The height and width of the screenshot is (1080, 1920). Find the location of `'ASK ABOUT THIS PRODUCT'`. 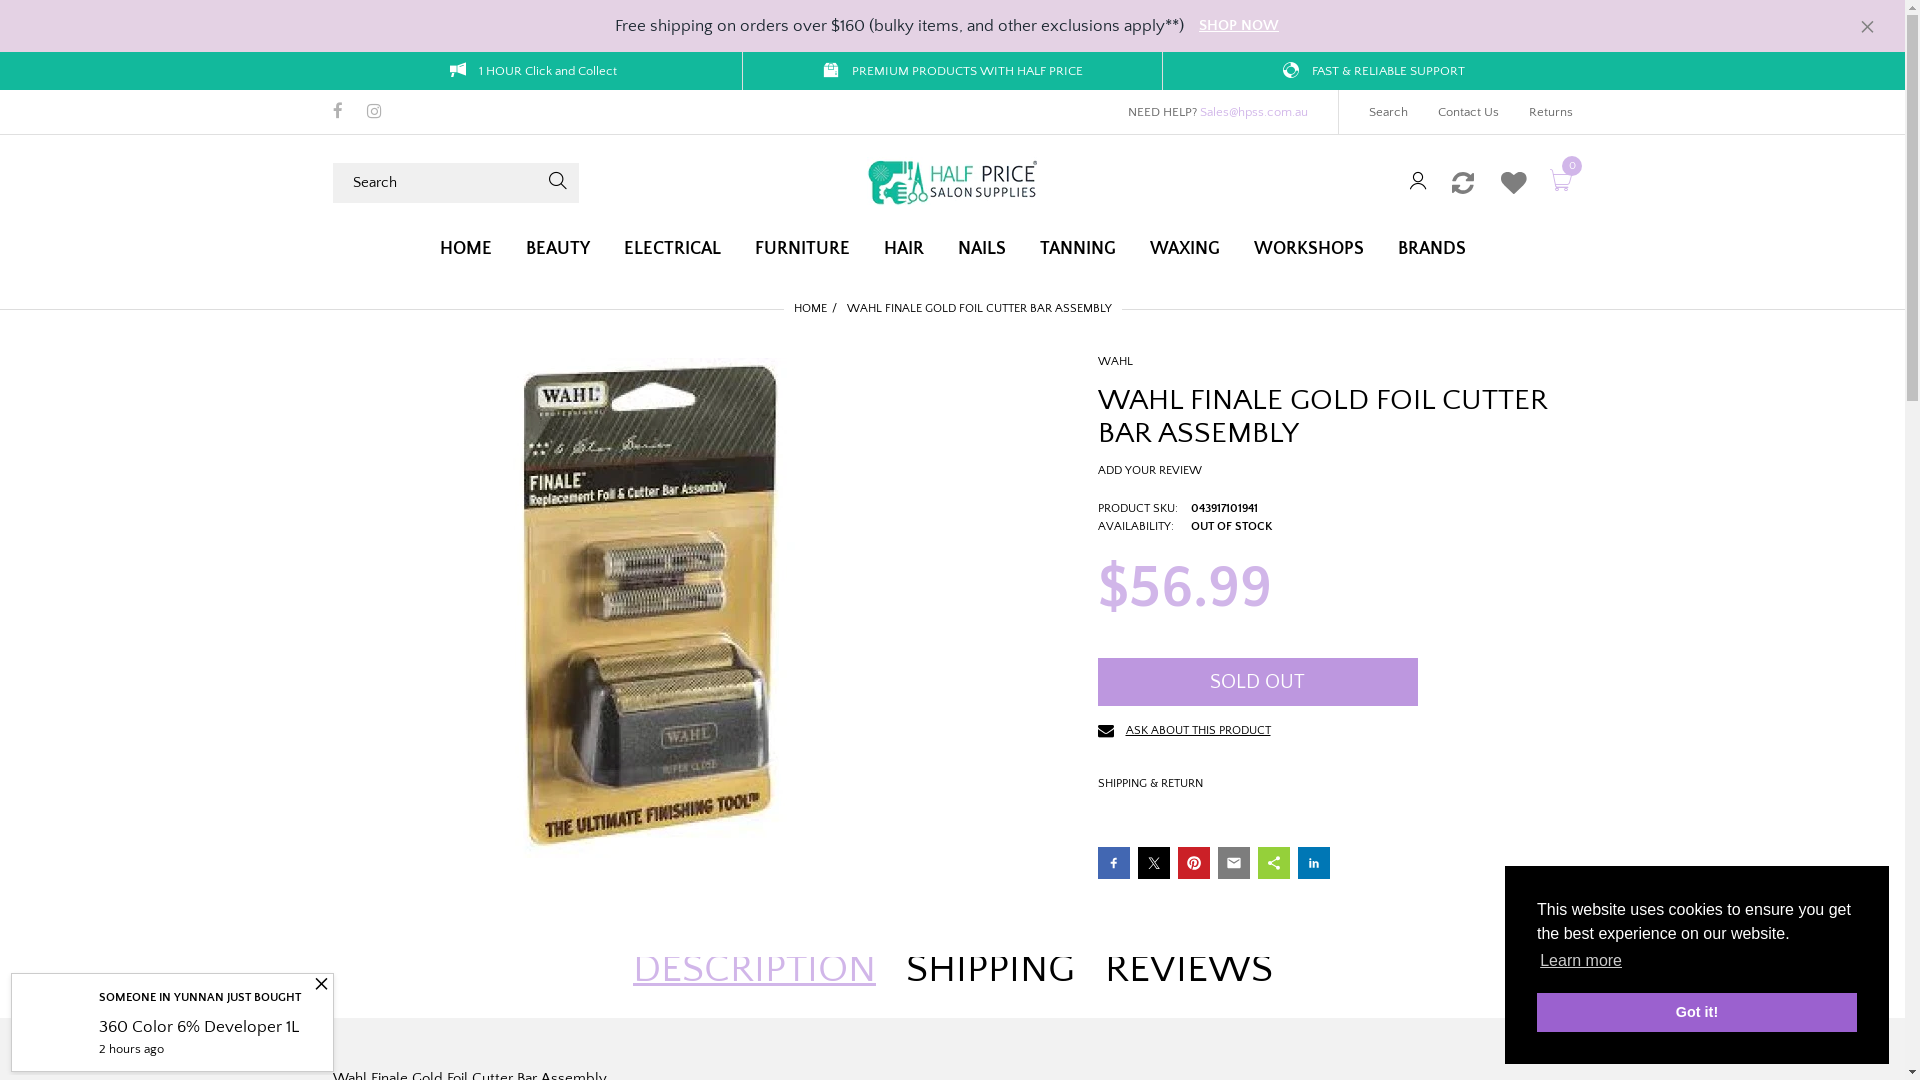

'ASK ABOUT THIS PRODUCT' is located at coordinates (1184, 735).